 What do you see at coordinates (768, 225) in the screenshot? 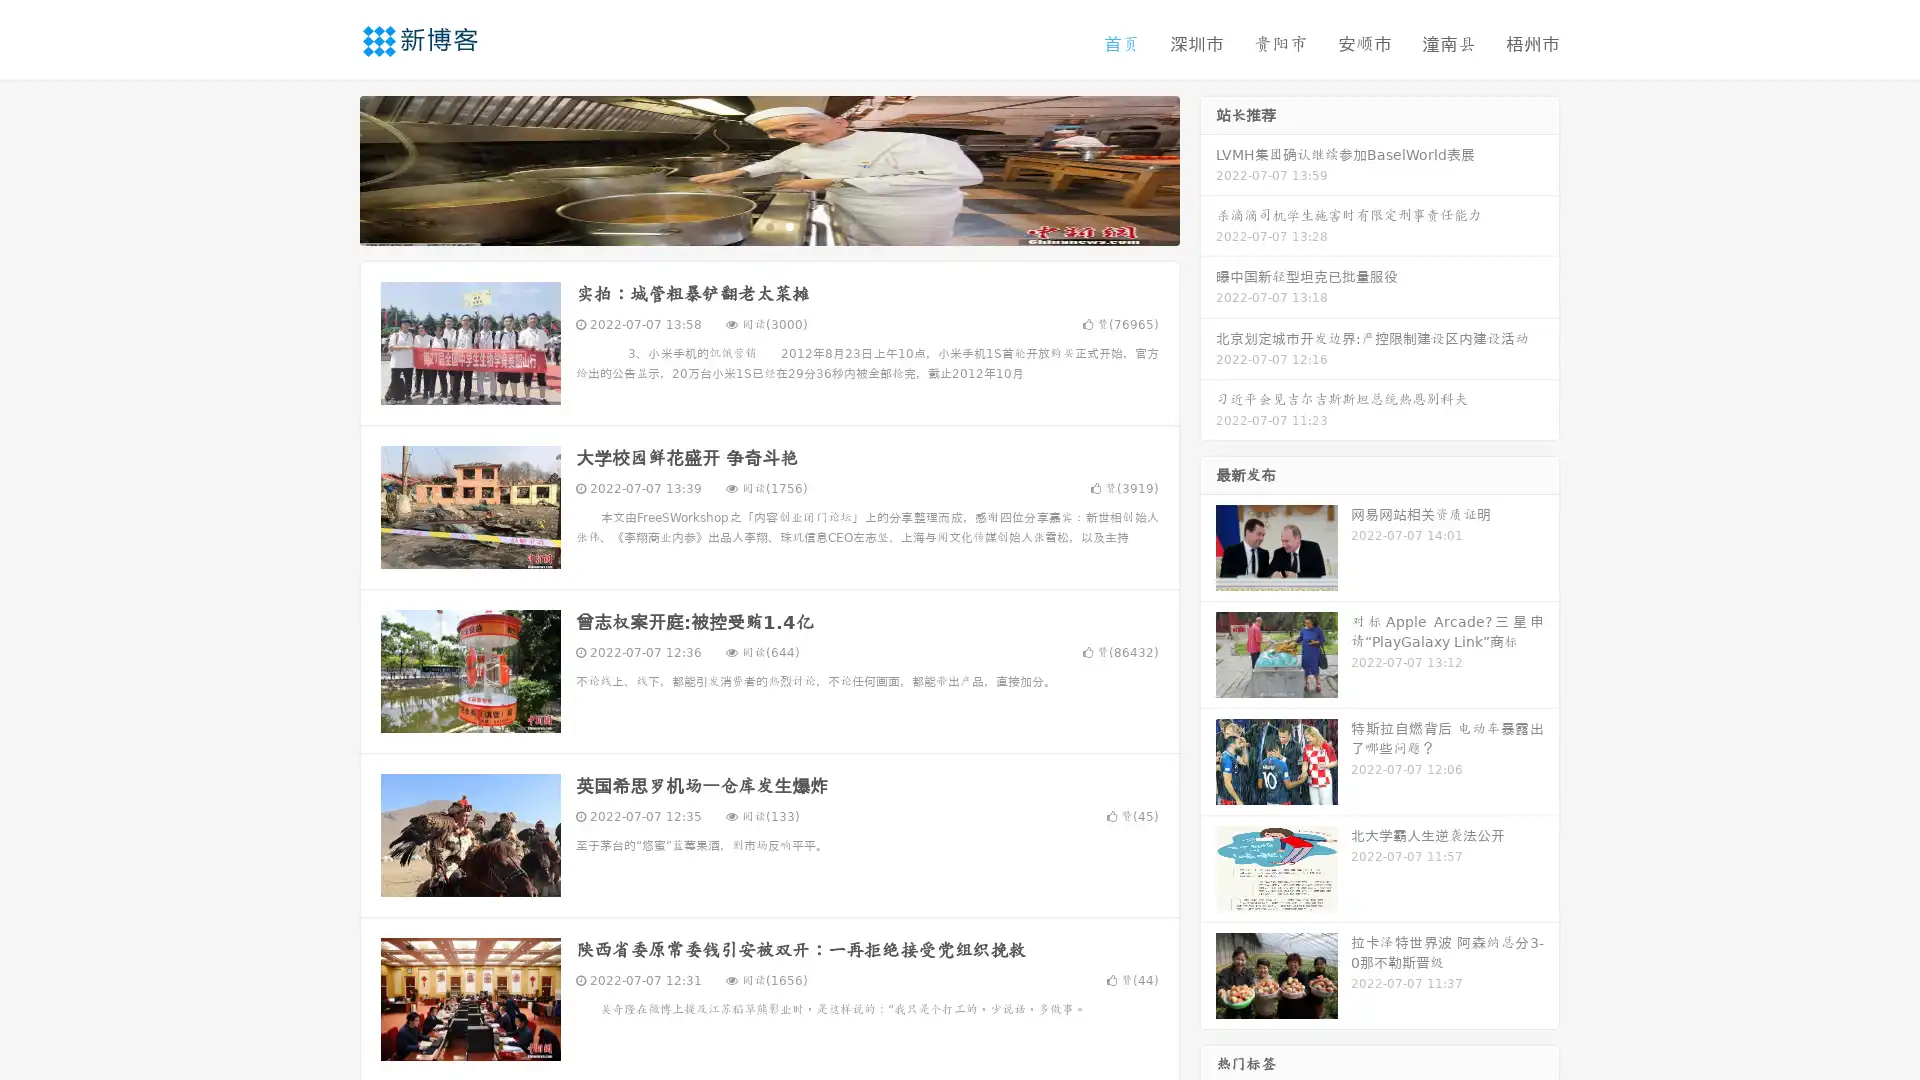
I see `Go to slide 2` at bounding box center [768, 225].